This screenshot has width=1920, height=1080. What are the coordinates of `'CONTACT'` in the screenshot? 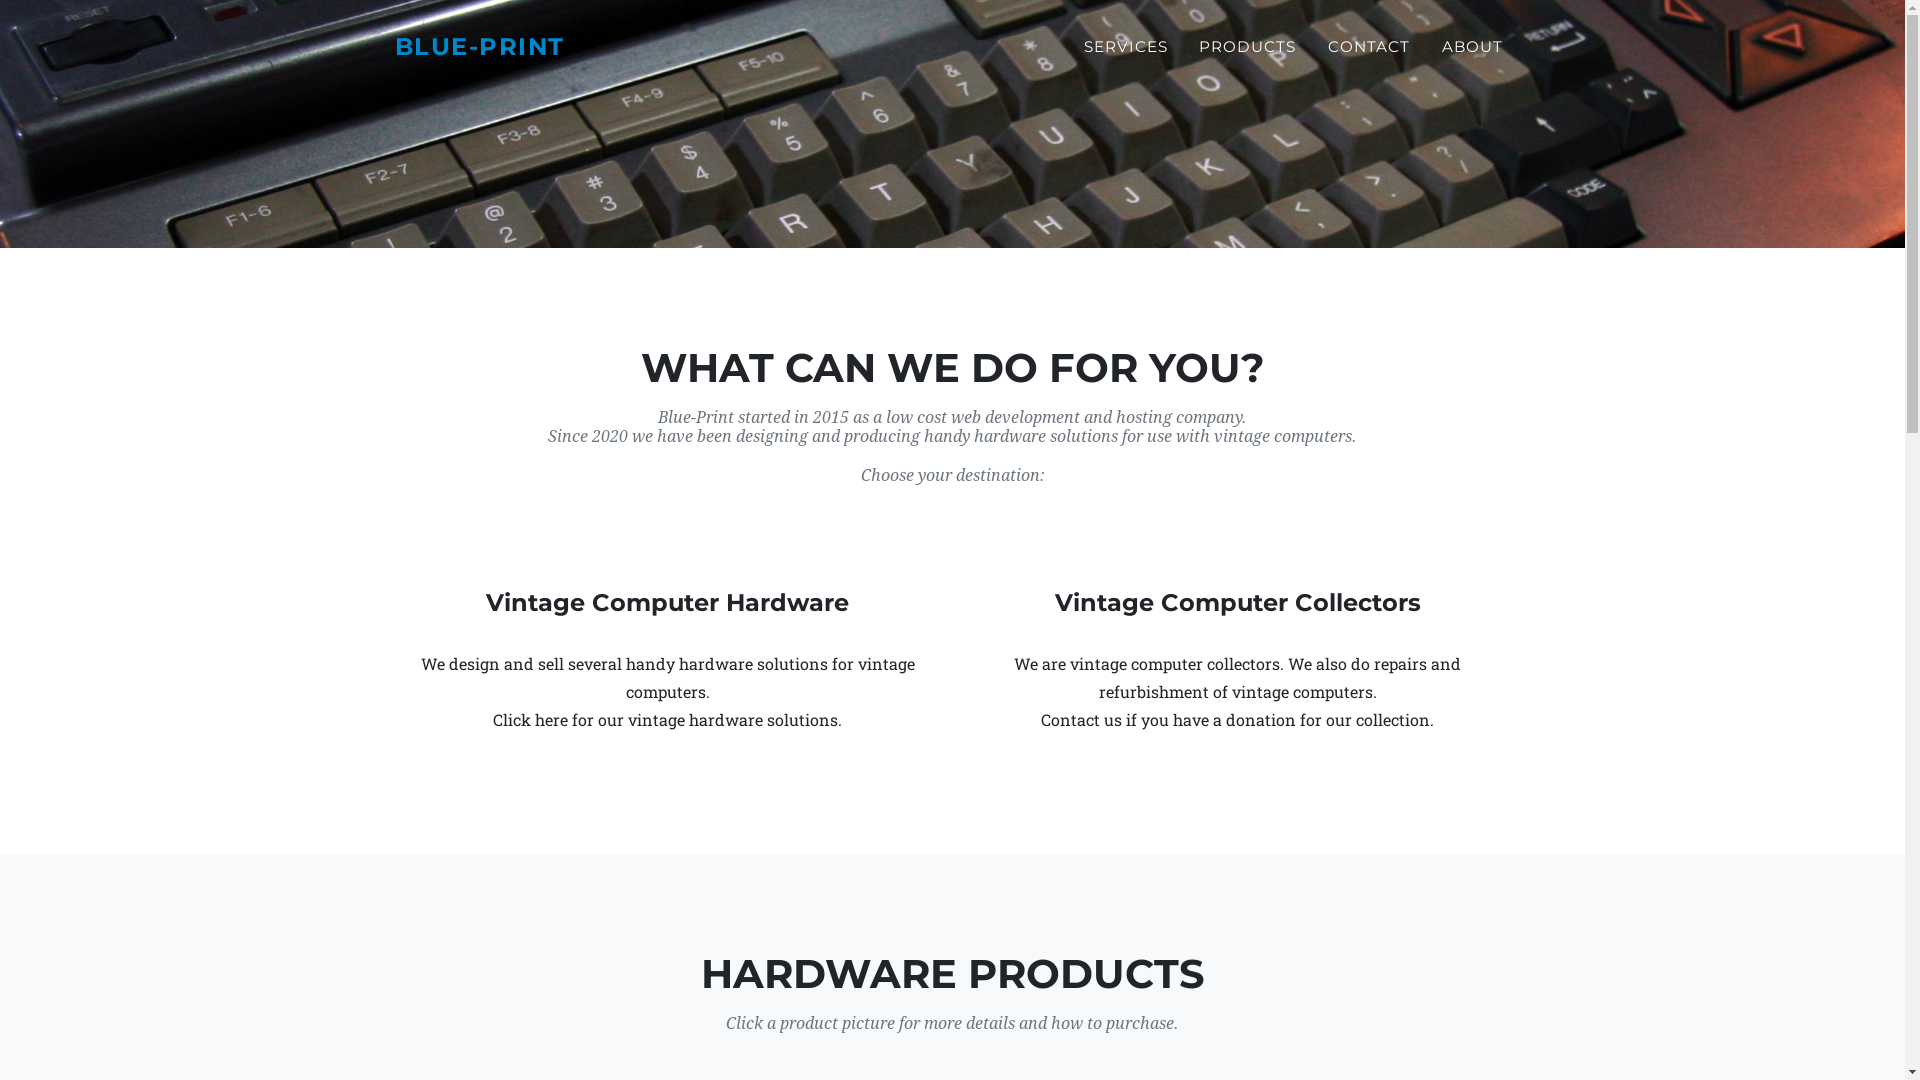 It's located at (1367, 46).